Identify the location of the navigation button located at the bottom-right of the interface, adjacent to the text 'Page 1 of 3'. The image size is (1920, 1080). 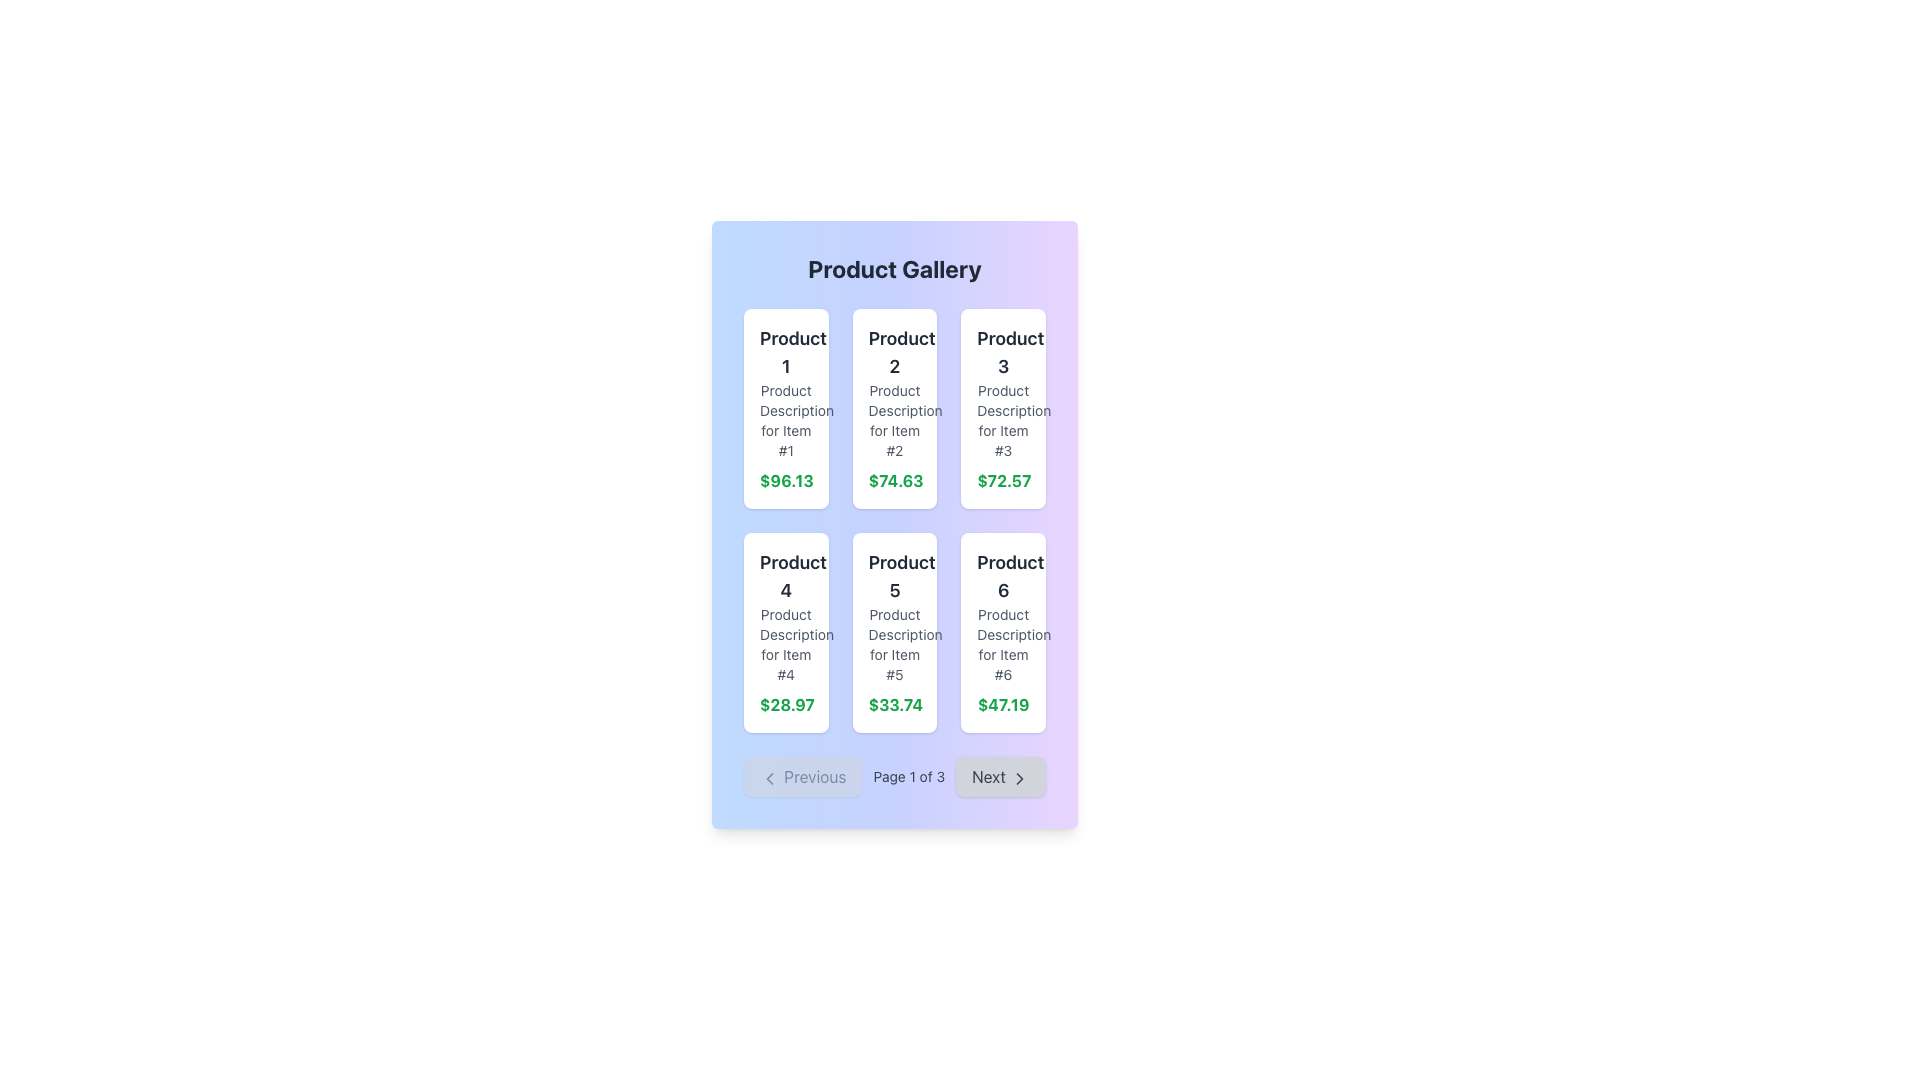
(1001, 775).